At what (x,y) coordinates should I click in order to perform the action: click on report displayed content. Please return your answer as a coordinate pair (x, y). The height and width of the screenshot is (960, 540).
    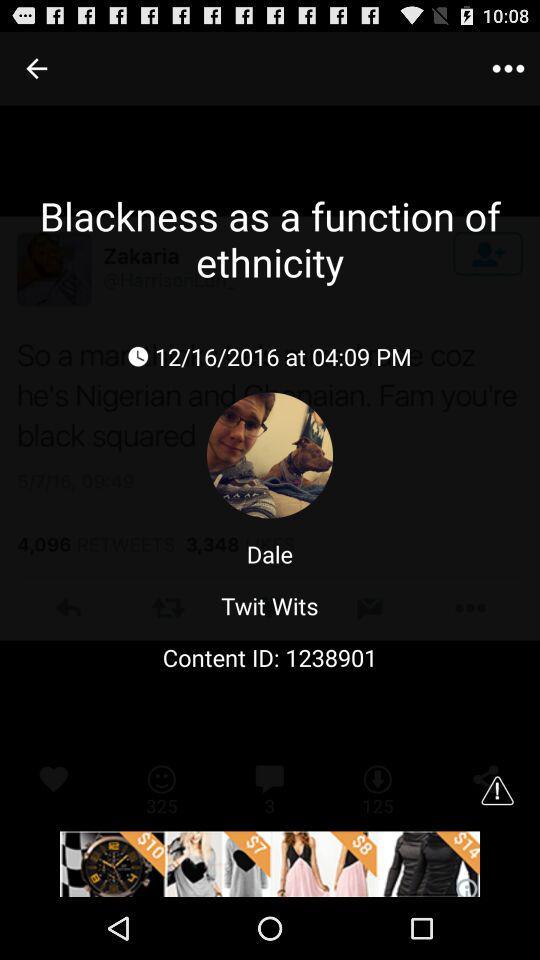
    Looking at the image, I should click on (496, 790).